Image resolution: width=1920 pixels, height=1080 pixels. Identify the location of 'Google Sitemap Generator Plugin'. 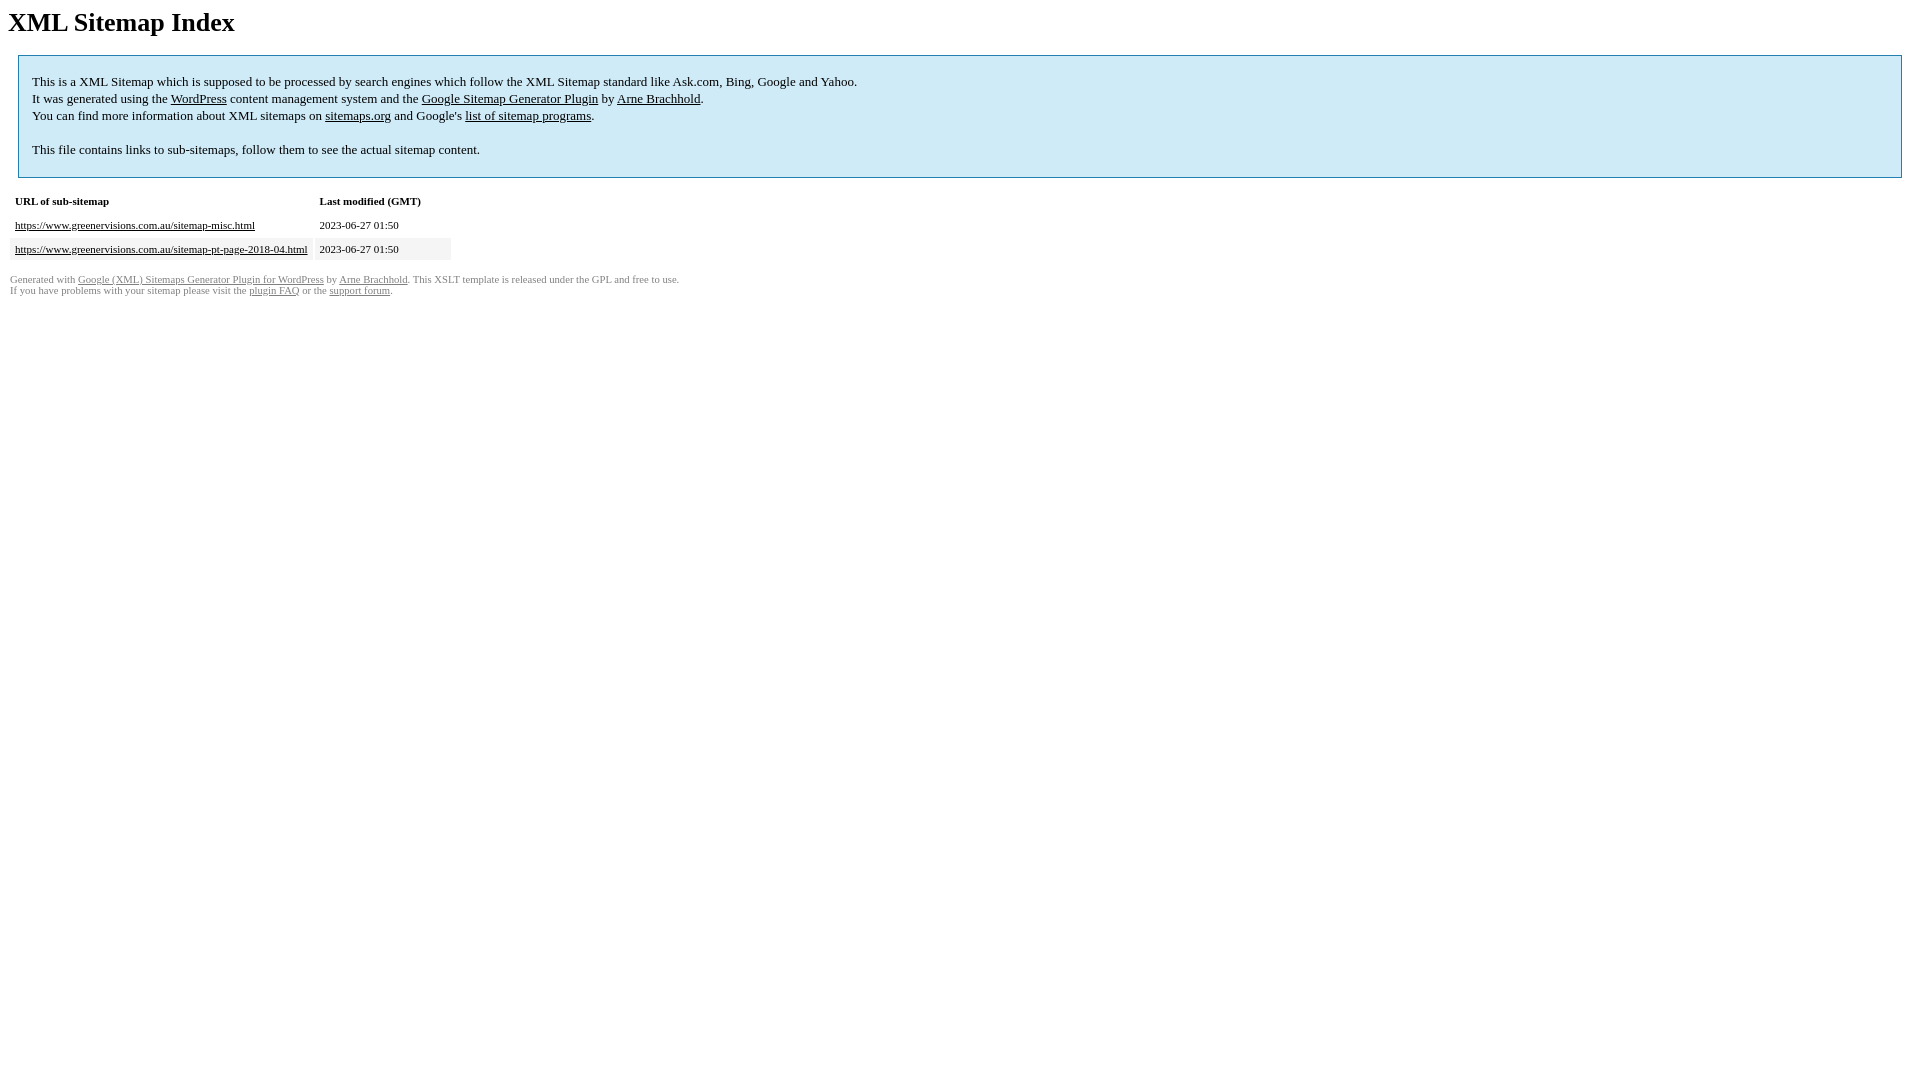
(510, 98).